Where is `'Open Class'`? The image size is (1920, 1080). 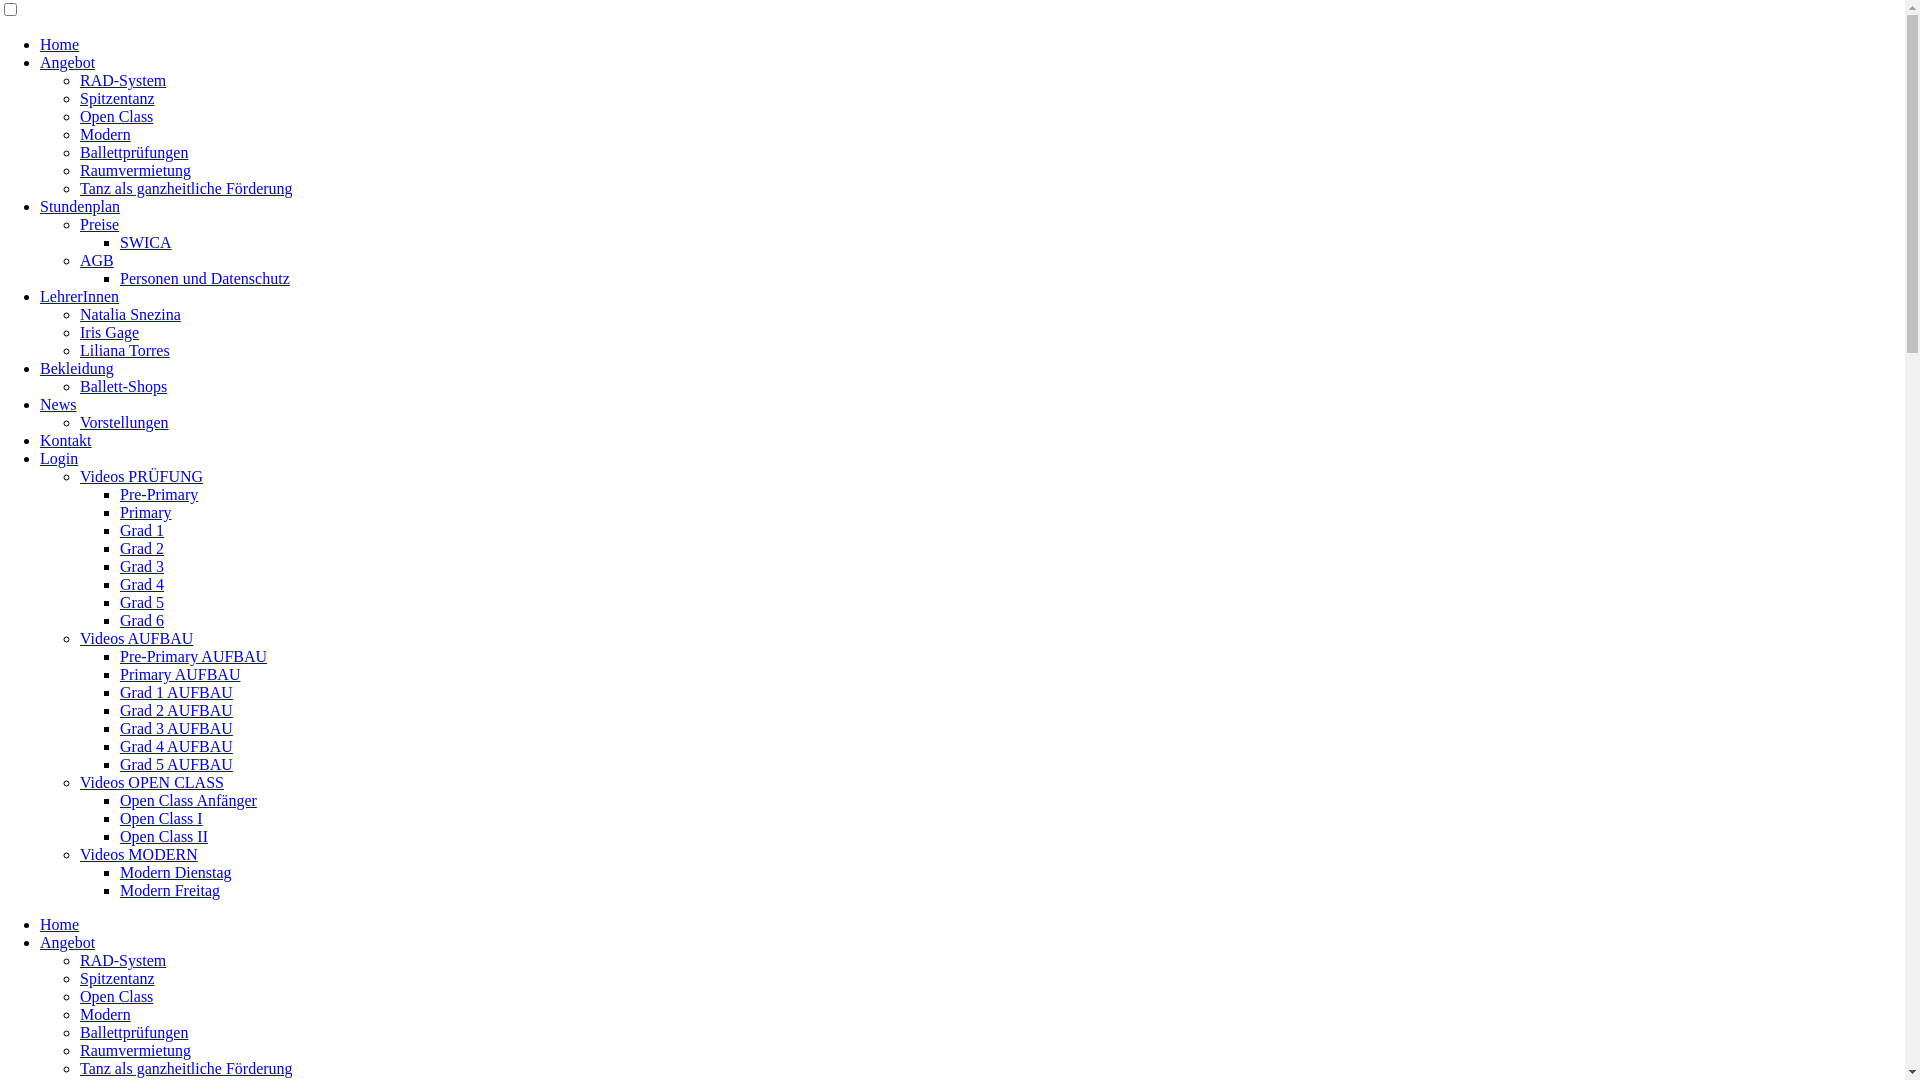 'Open Class' is located at coordinates (115, 116).